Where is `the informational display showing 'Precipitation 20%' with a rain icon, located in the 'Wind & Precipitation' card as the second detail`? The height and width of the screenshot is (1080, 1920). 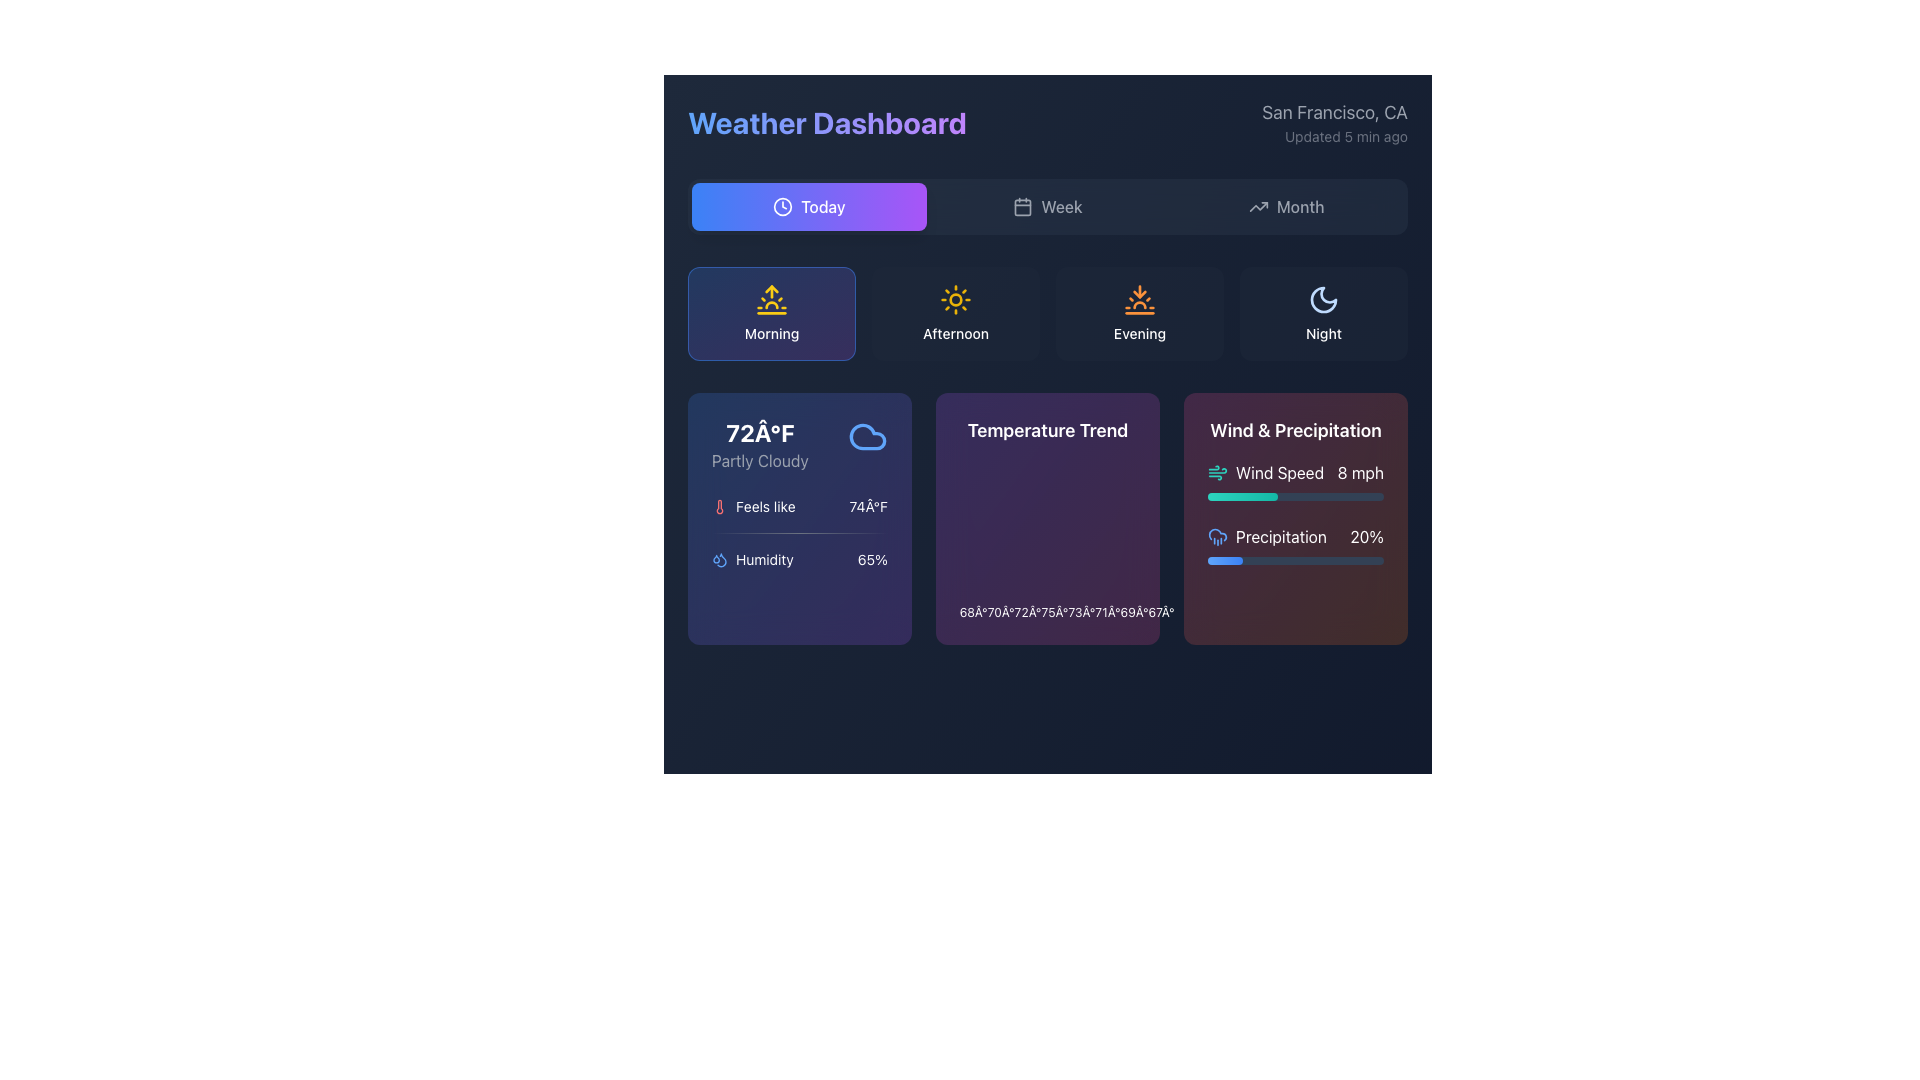 the informational display showing 'Precipitation 20%' with a rain icon, located in the 'Wind & Precipitation' card as the second detail is located at coordinates (1296, 535).